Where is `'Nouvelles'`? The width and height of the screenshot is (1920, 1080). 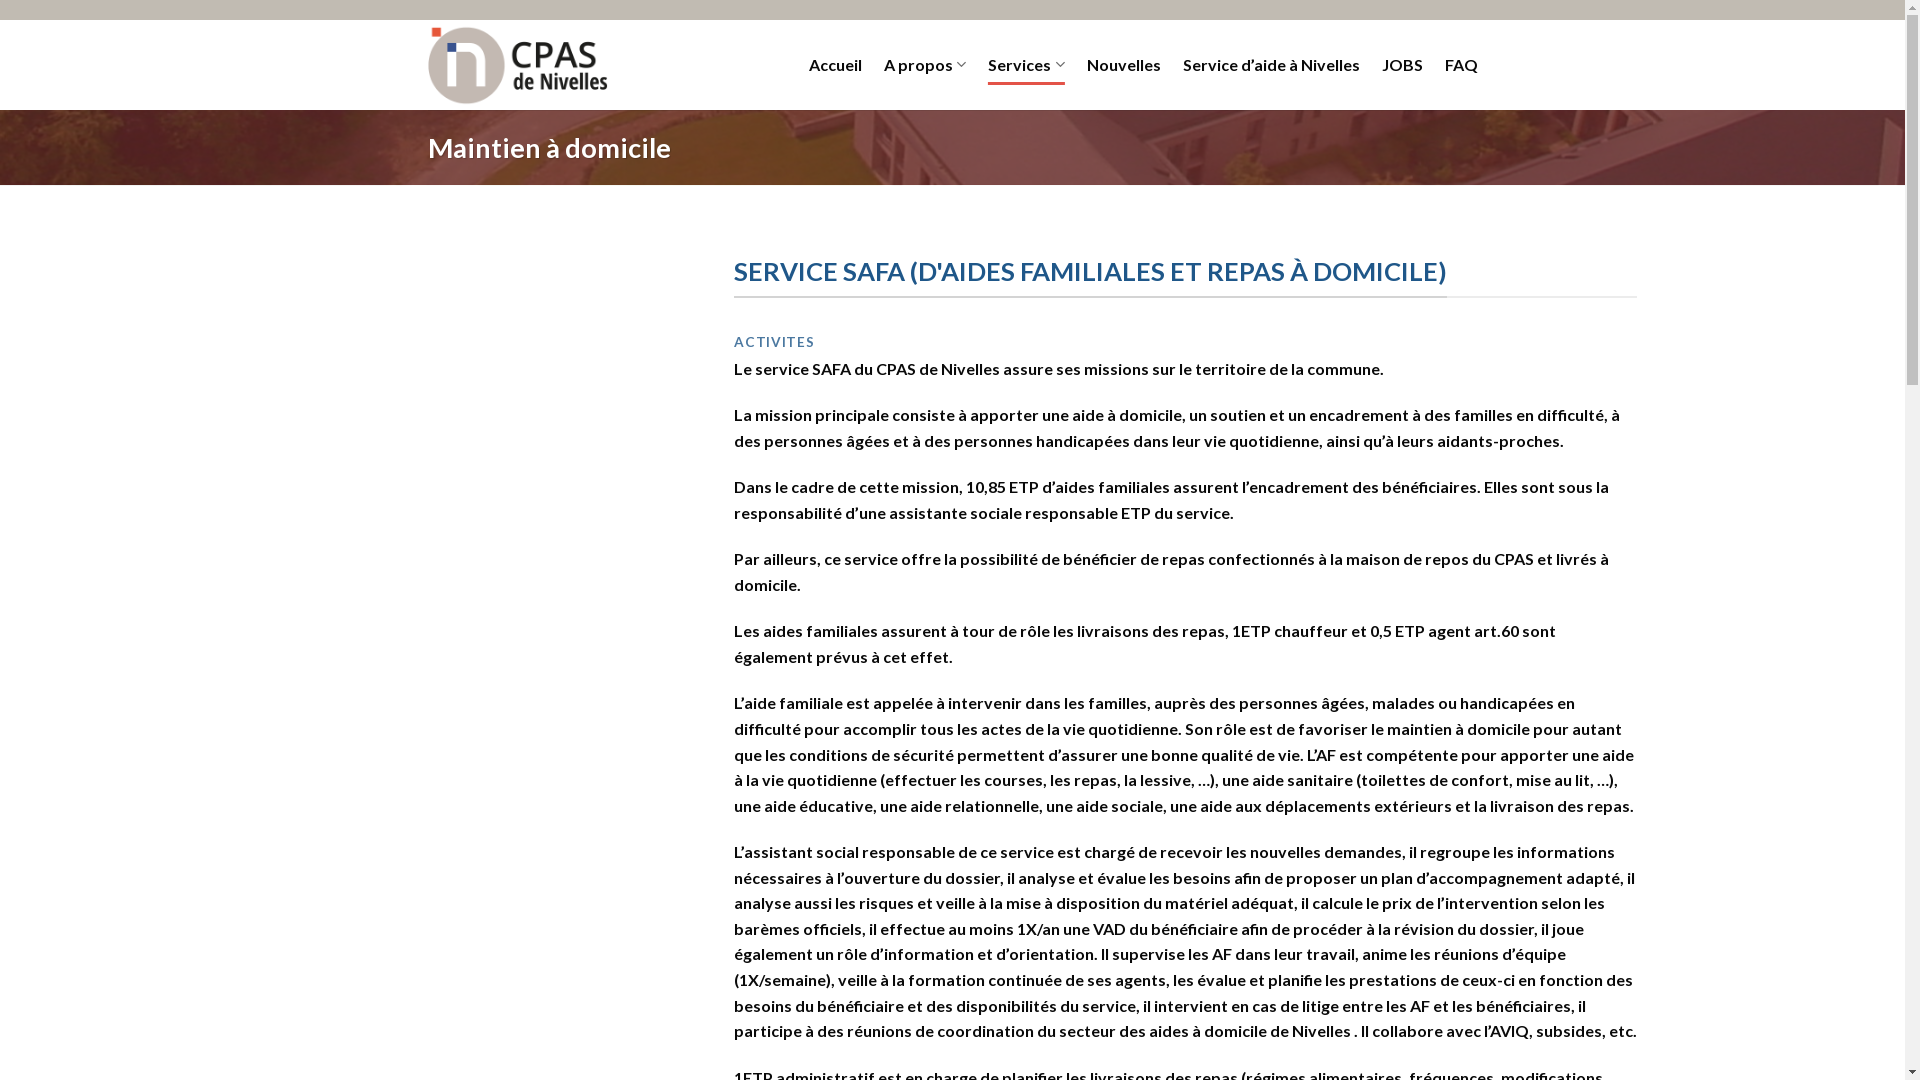 'Nouvelles' is located at coordinates (1123, 64).